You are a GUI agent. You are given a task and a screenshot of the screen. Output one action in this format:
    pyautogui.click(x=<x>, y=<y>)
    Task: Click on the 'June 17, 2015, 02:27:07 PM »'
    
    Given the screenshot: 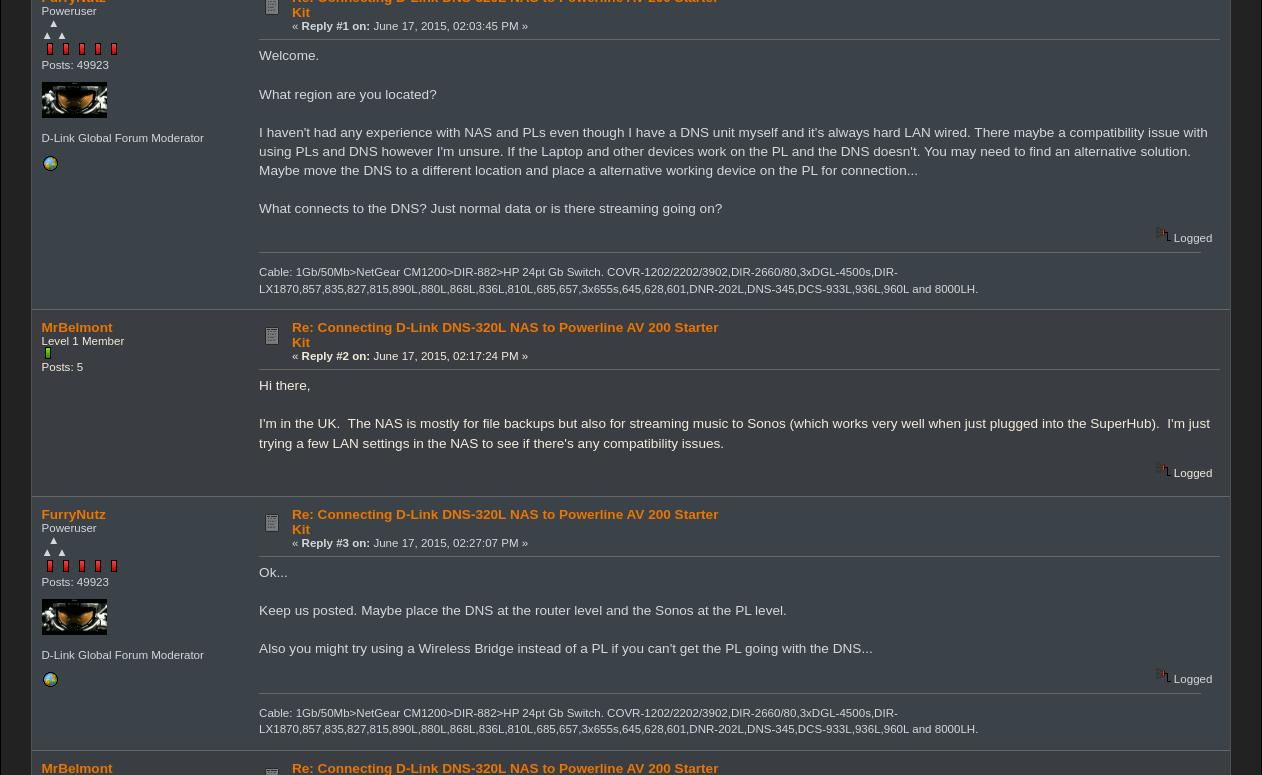 What is the action you would take?
    pyautogui.click(x=449, y=542)
    